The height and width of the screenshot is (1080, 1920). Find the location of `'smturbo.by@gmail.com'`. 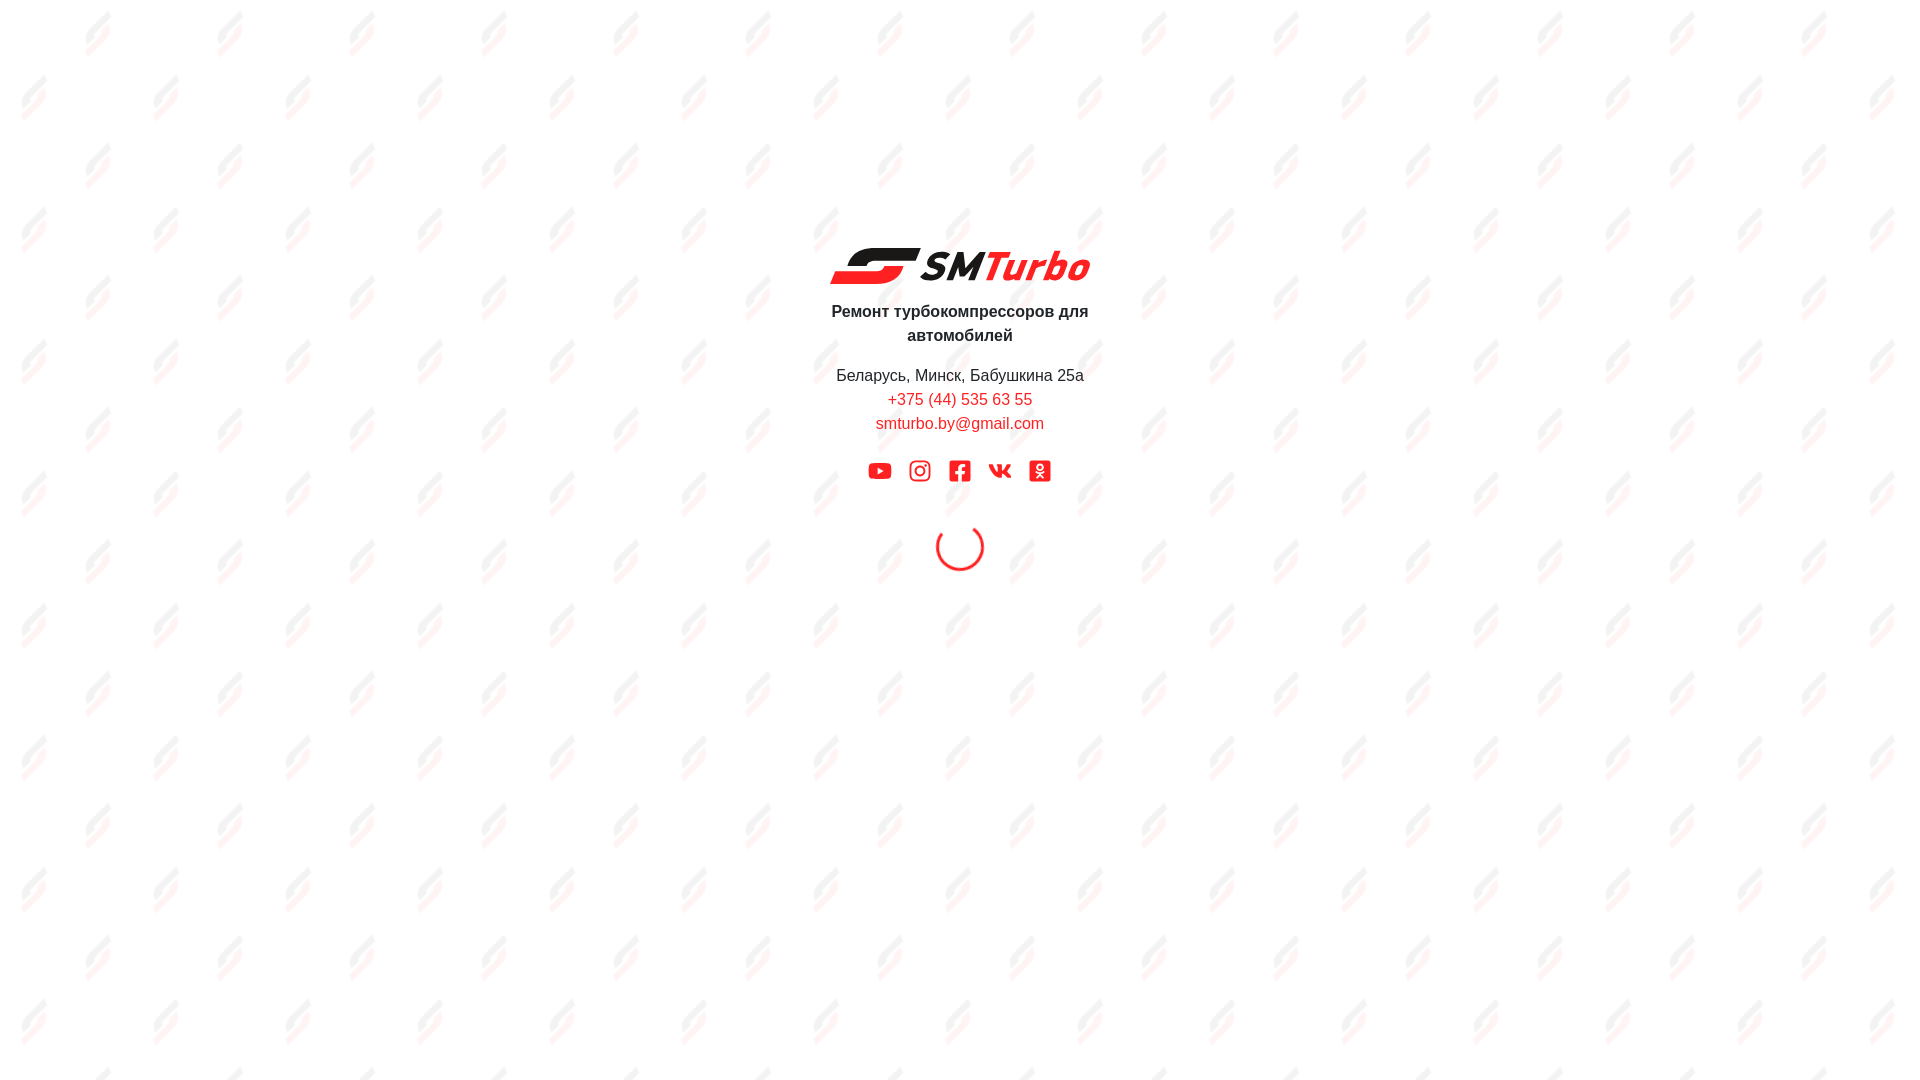

'smturbo.by@gmail.com' is located at coordinates (960, 422).